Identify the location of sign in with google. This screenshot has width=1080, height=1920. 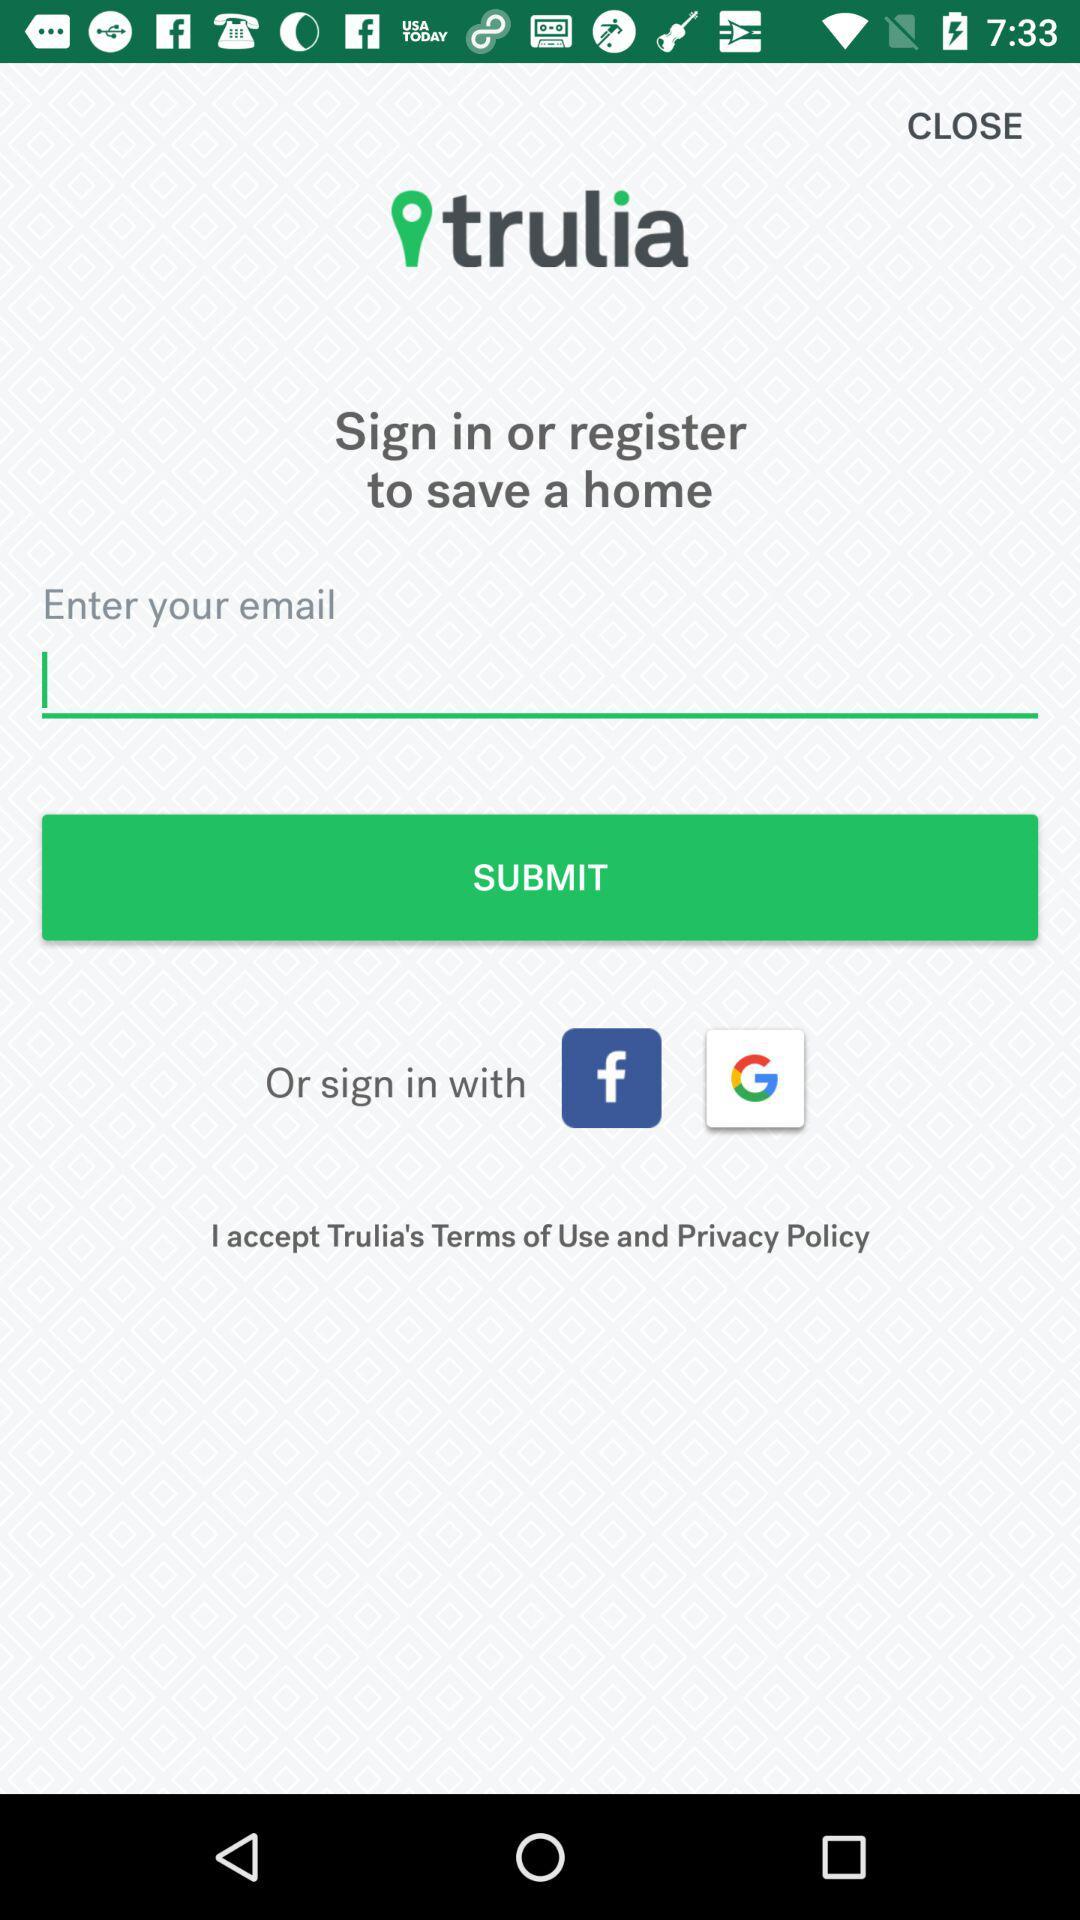
(755, 1077).